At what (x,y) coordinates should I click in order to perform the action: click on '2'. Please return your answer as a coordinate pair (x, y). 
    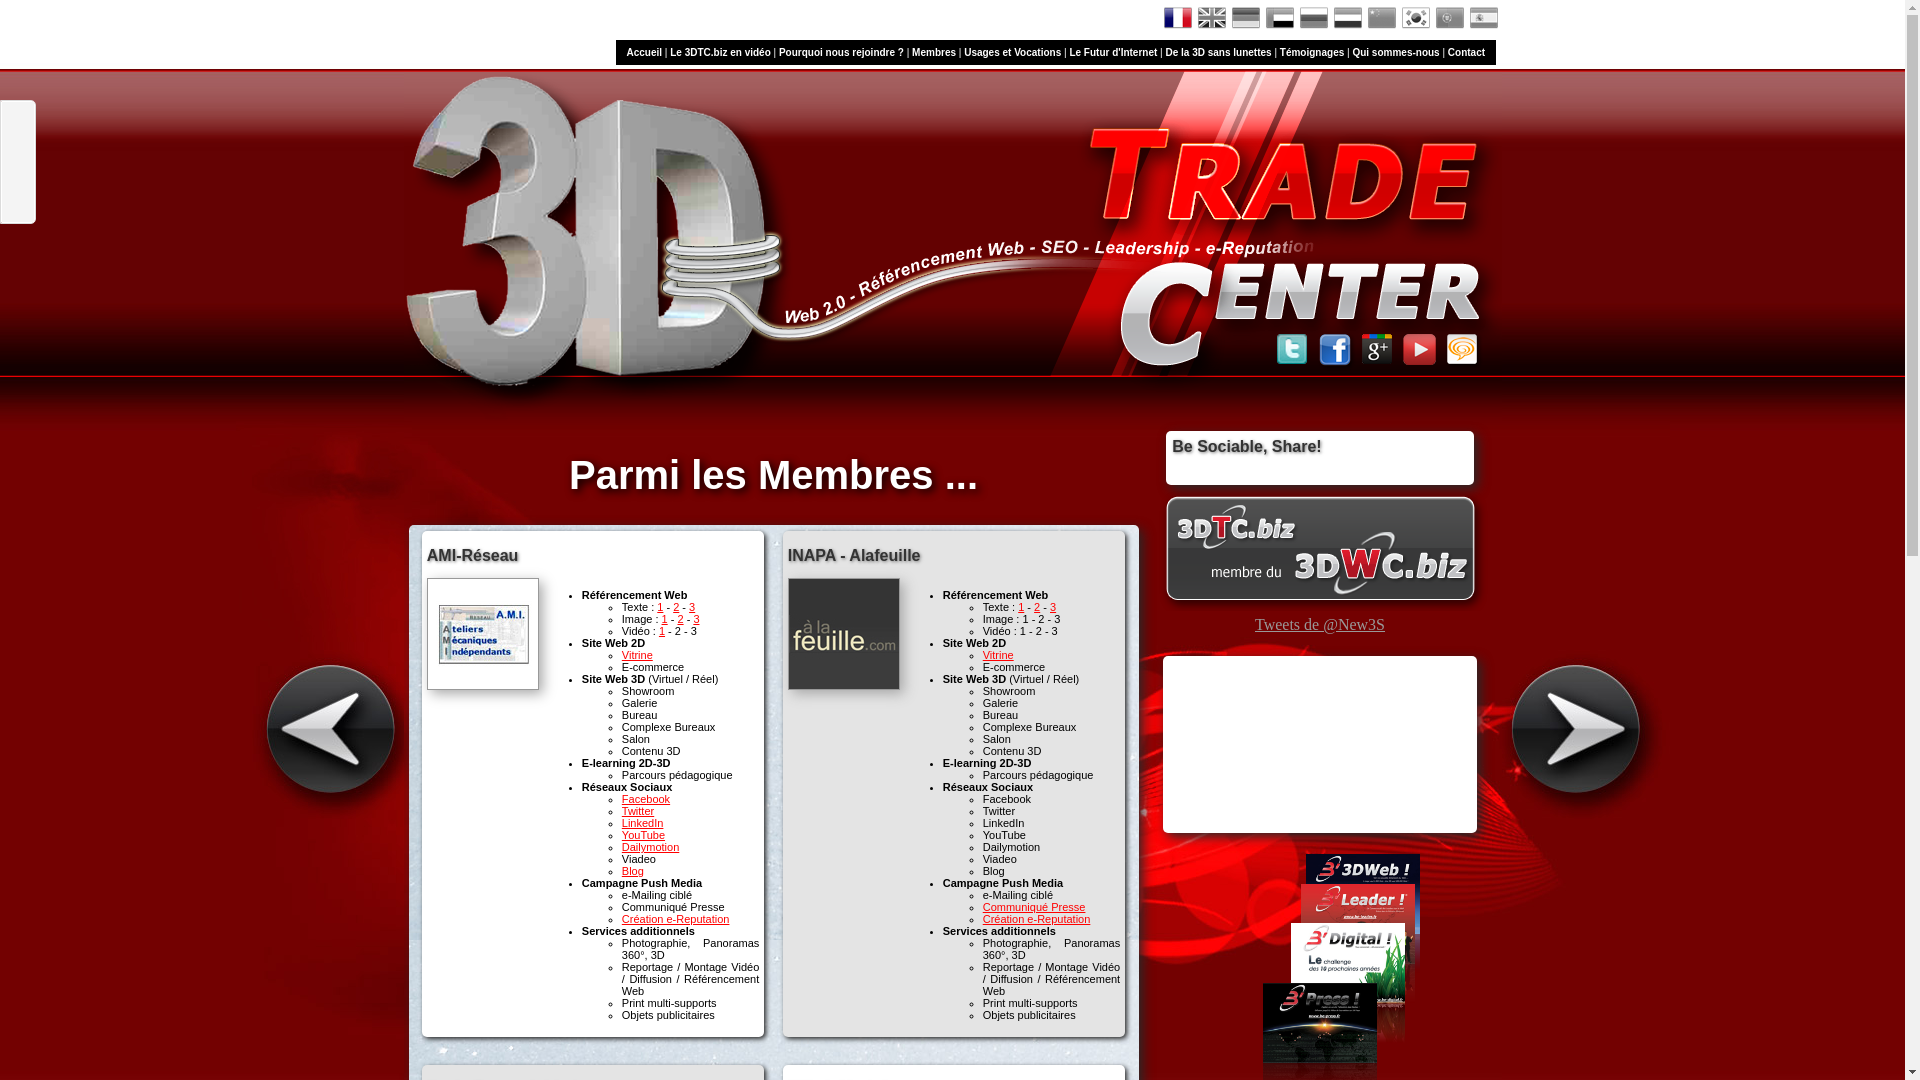
    Looking at the image, I should click on (680, 617).